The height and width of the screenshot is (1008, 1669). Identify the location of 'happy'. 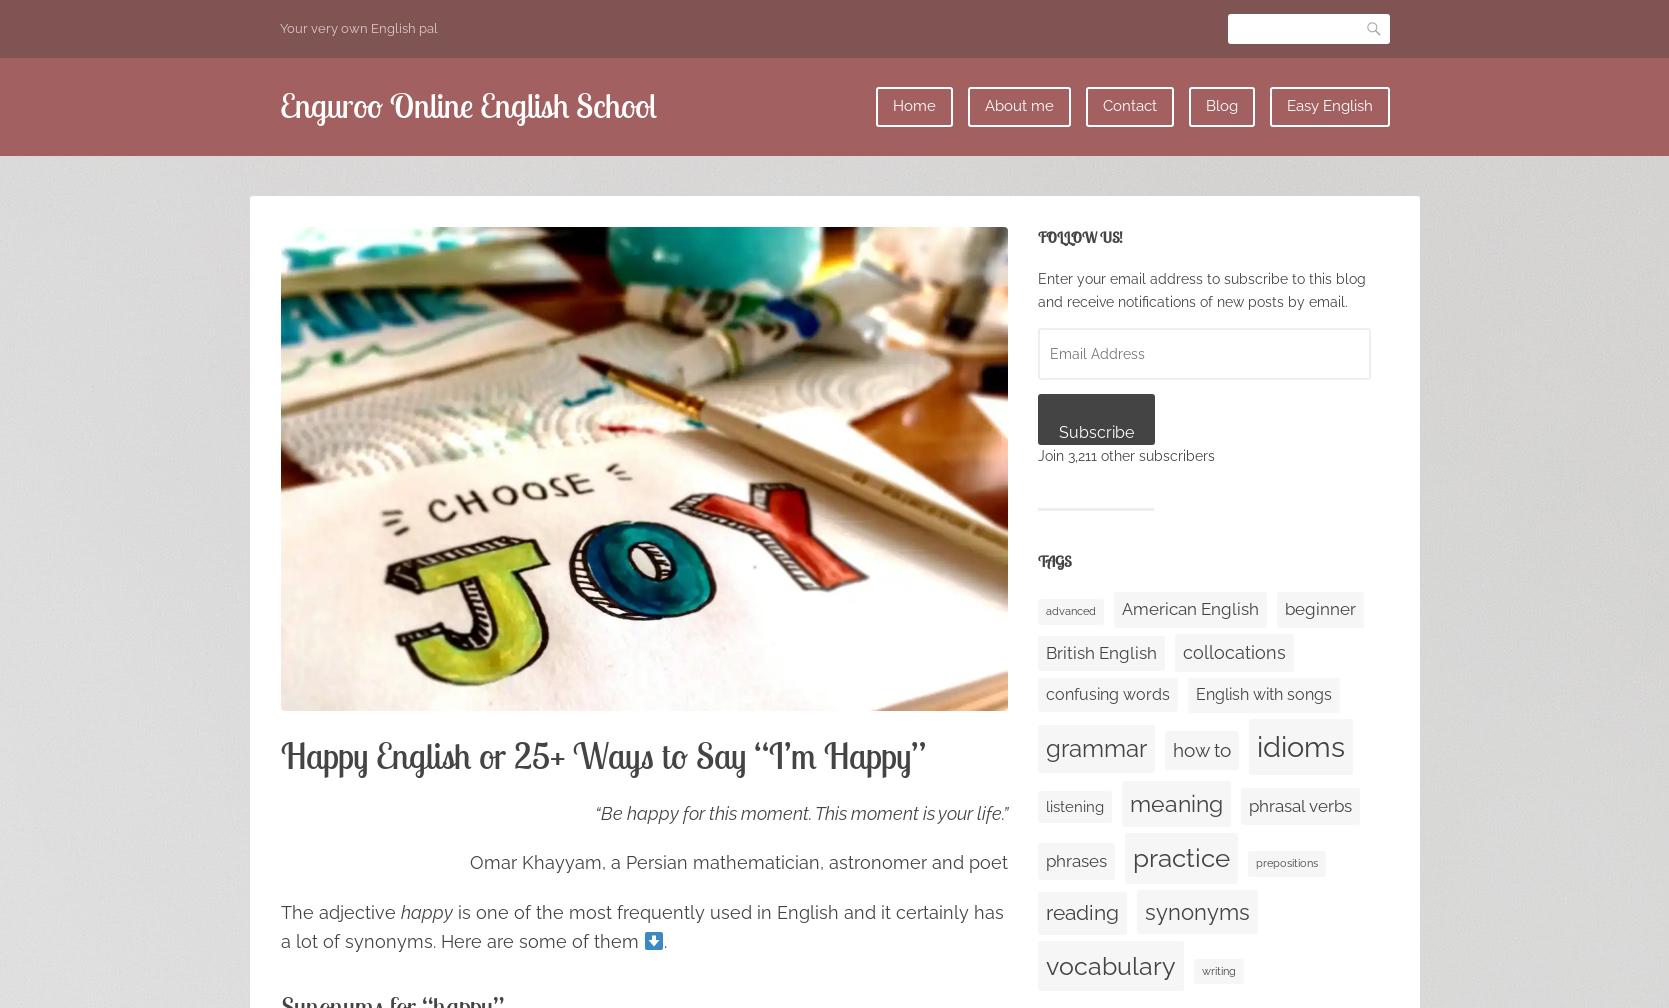
(424, 911).